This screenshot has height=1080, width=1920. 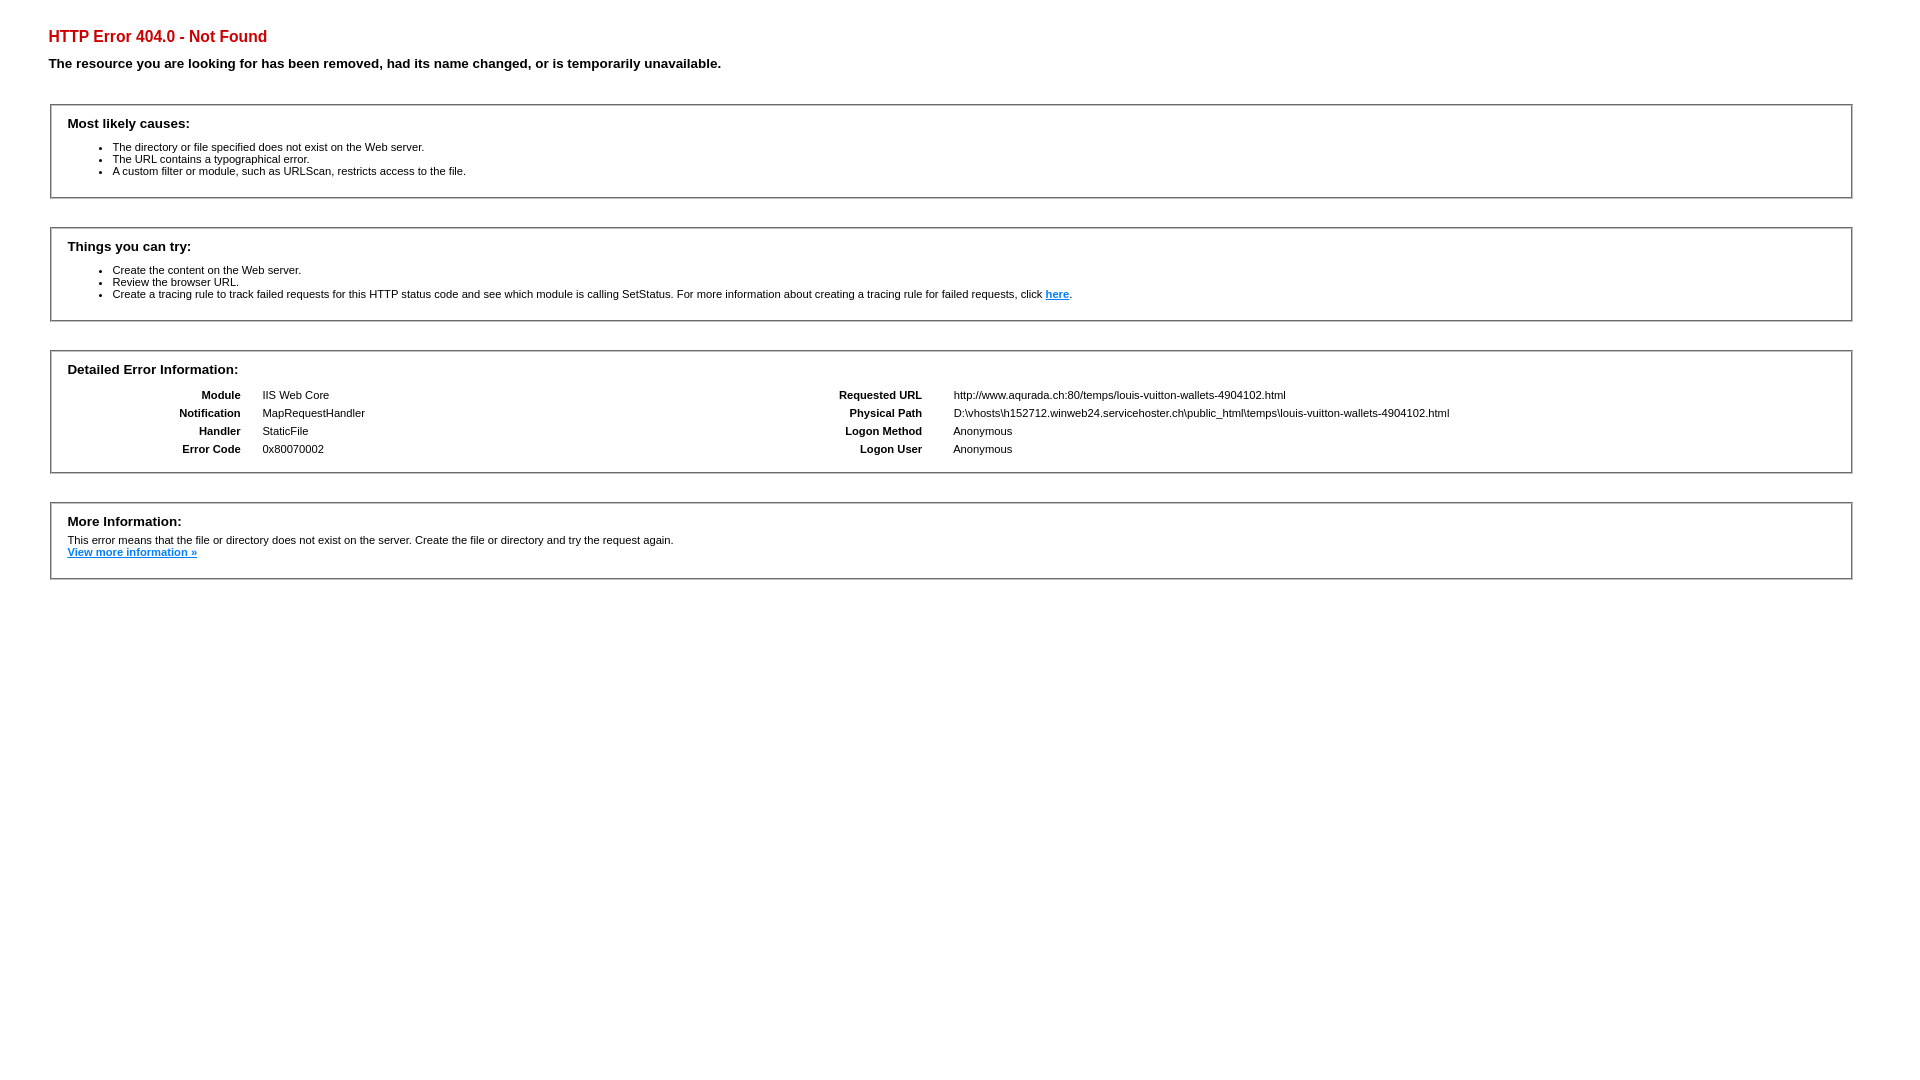 I want to click on 'here', so click(x=1056, y=293).